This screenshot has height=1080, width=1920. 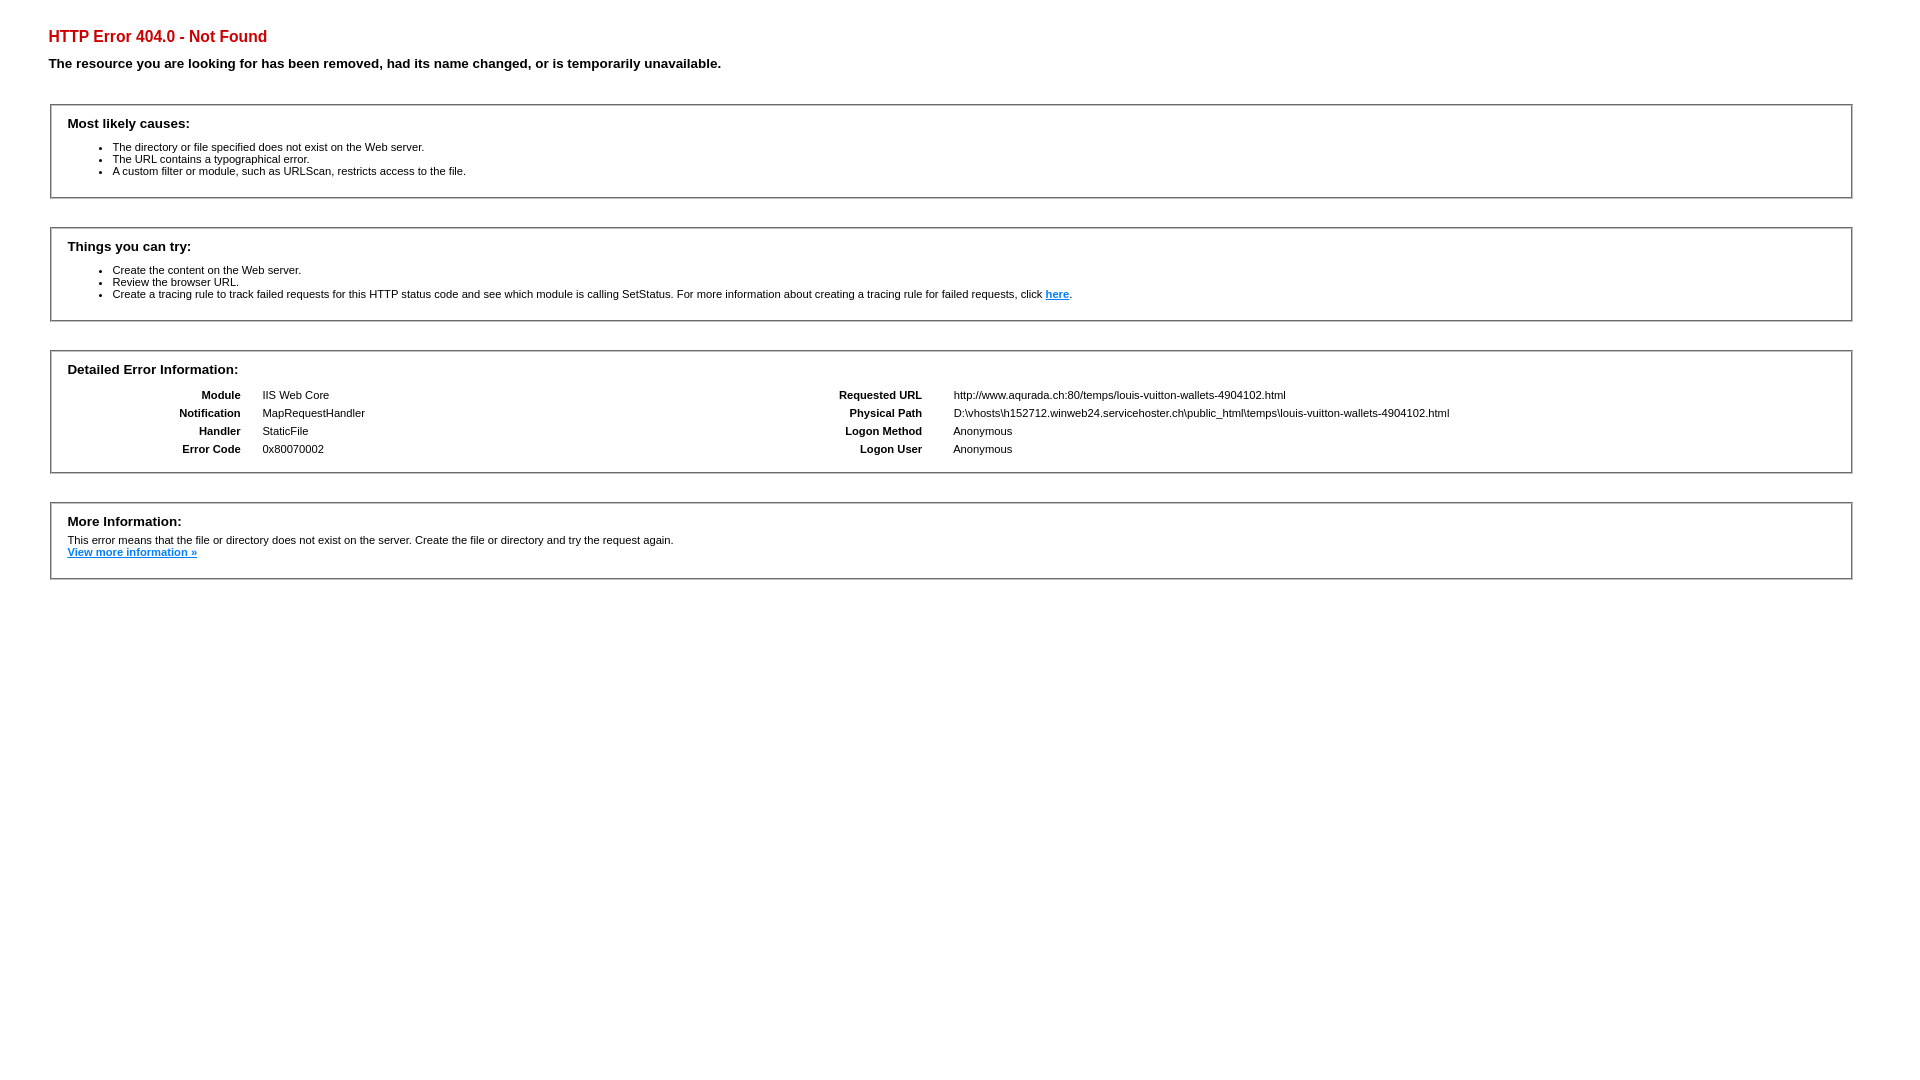 I want to click on 'here', so click(x=1056, y=293).